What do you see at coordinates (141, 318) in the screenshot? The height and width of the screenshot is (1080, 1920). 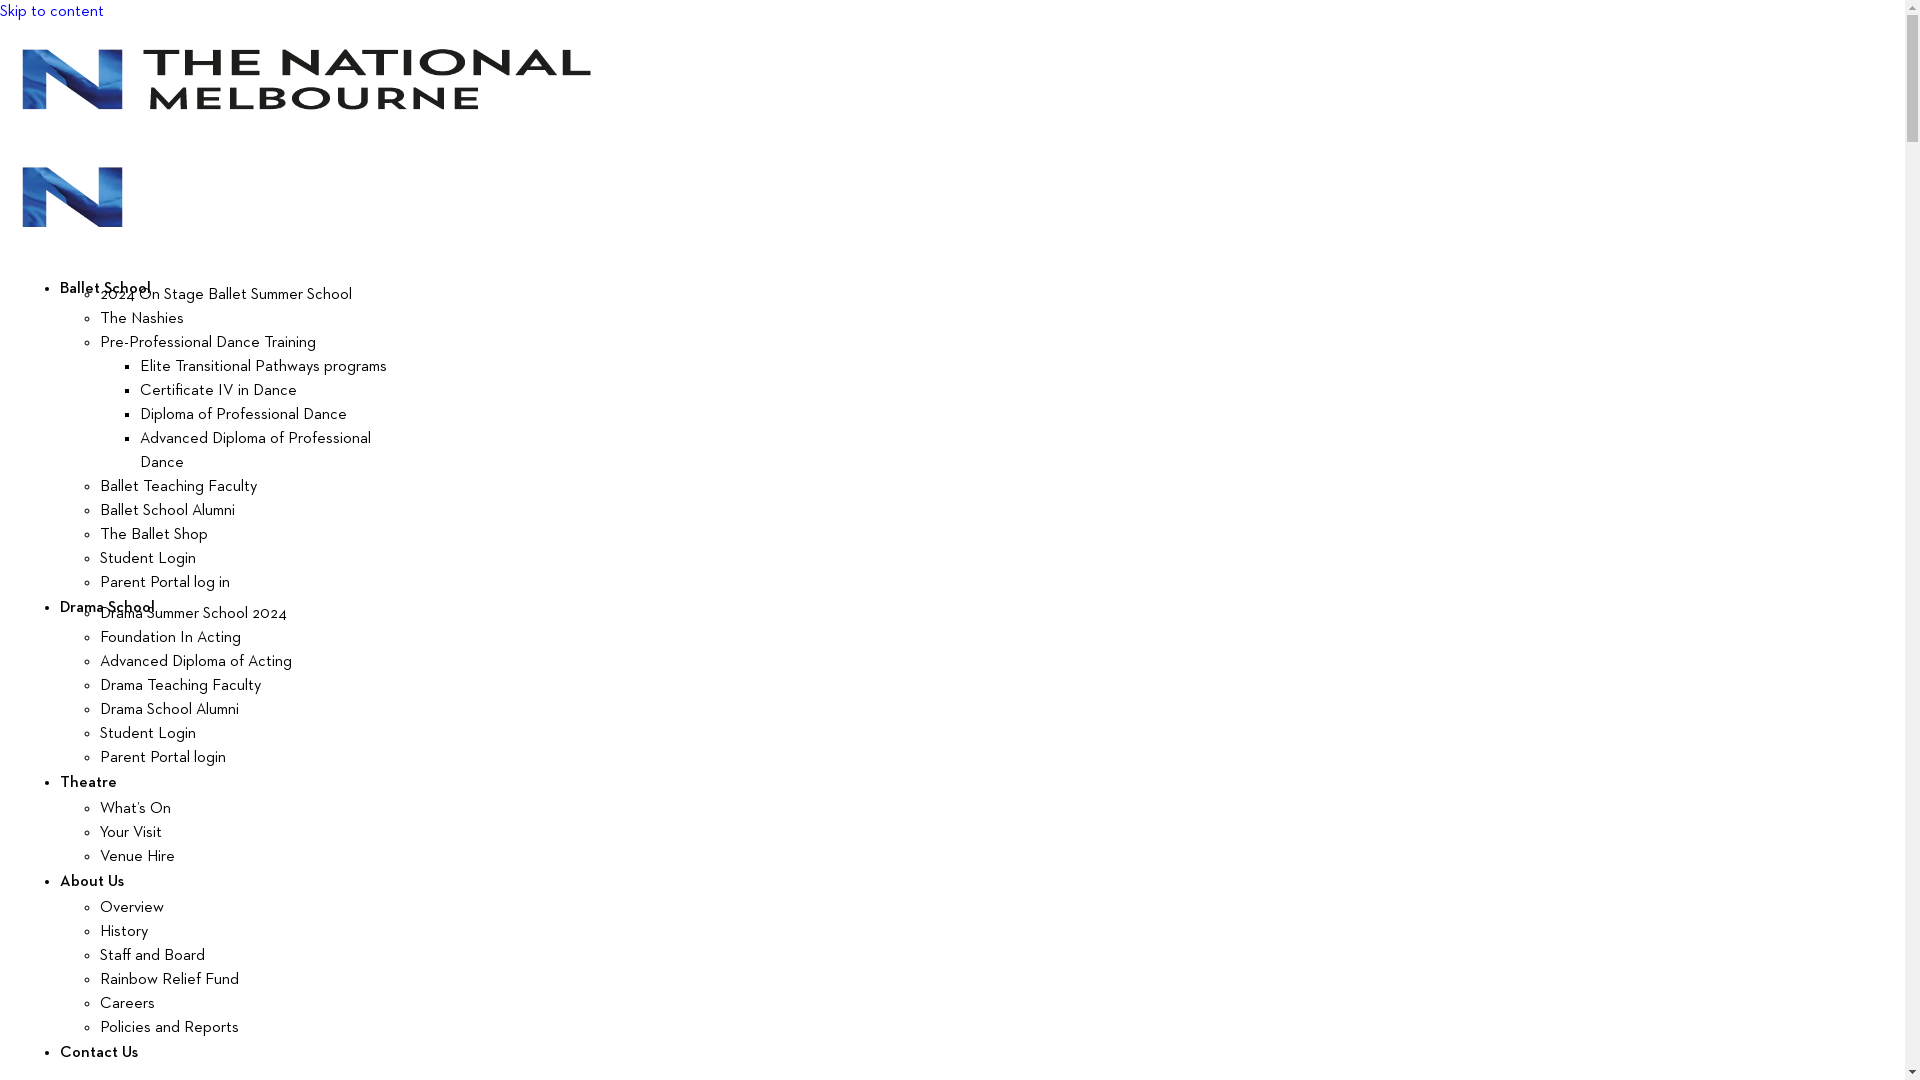 I see `'The Nashies'` at bounding box center [141, 318].